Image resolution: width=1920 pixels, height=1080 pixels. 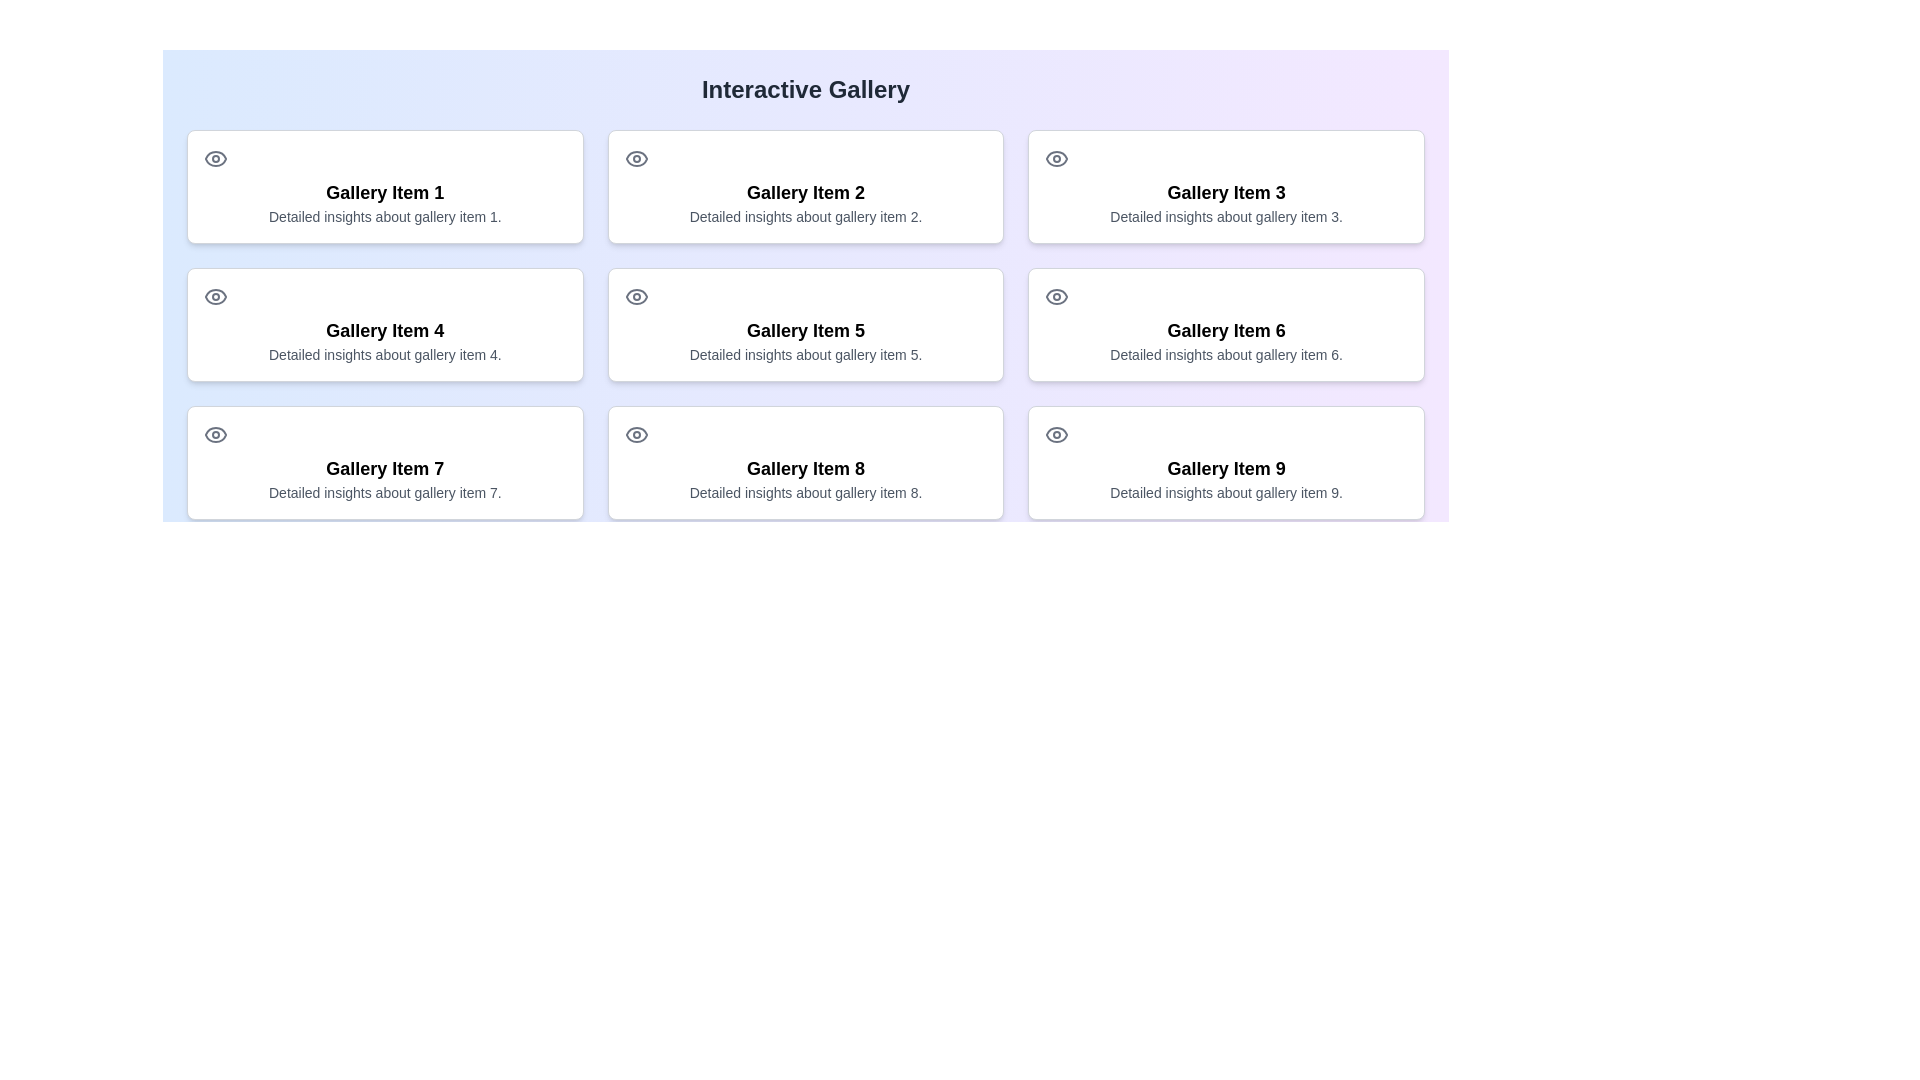 I want to click on the gallery item titled 'Gallery Item 8', so click(x=806, y=462).